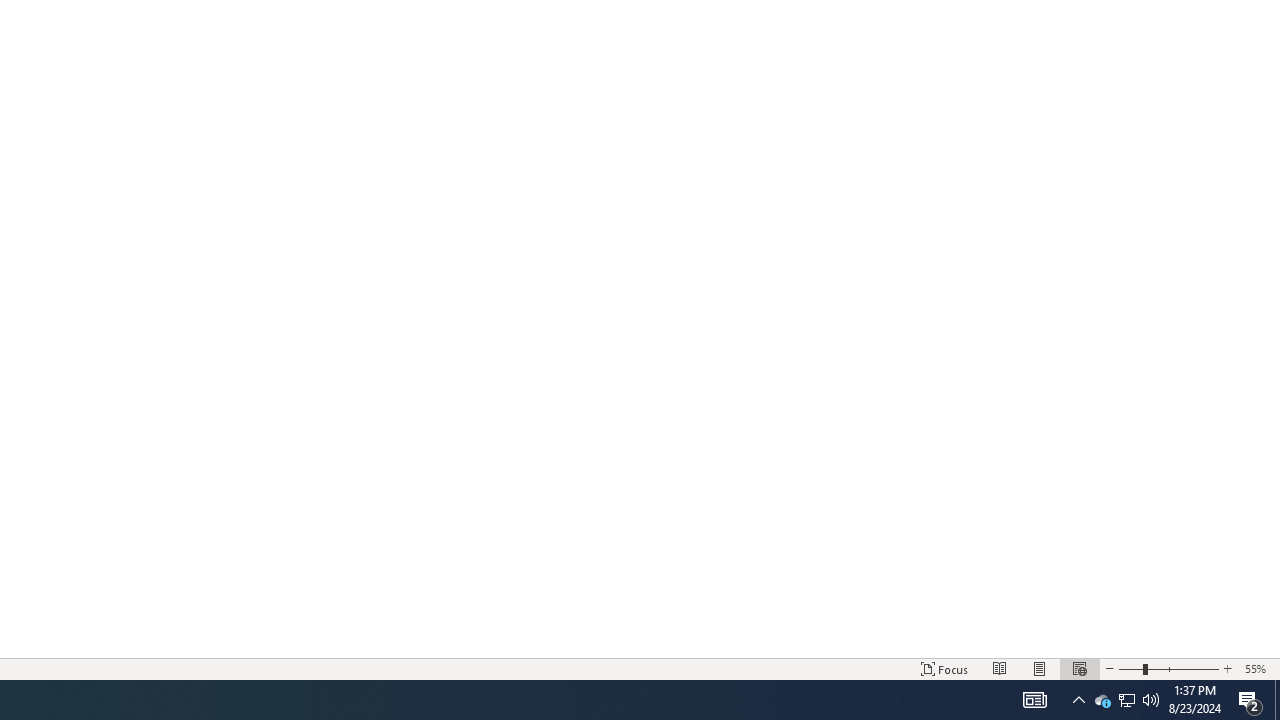 This screenshot has height=720, width=1280. What do you see at coordinates (1000, 669) in the screenshot?
I see `'Read Mode'` at bounding box center [1000, 669].